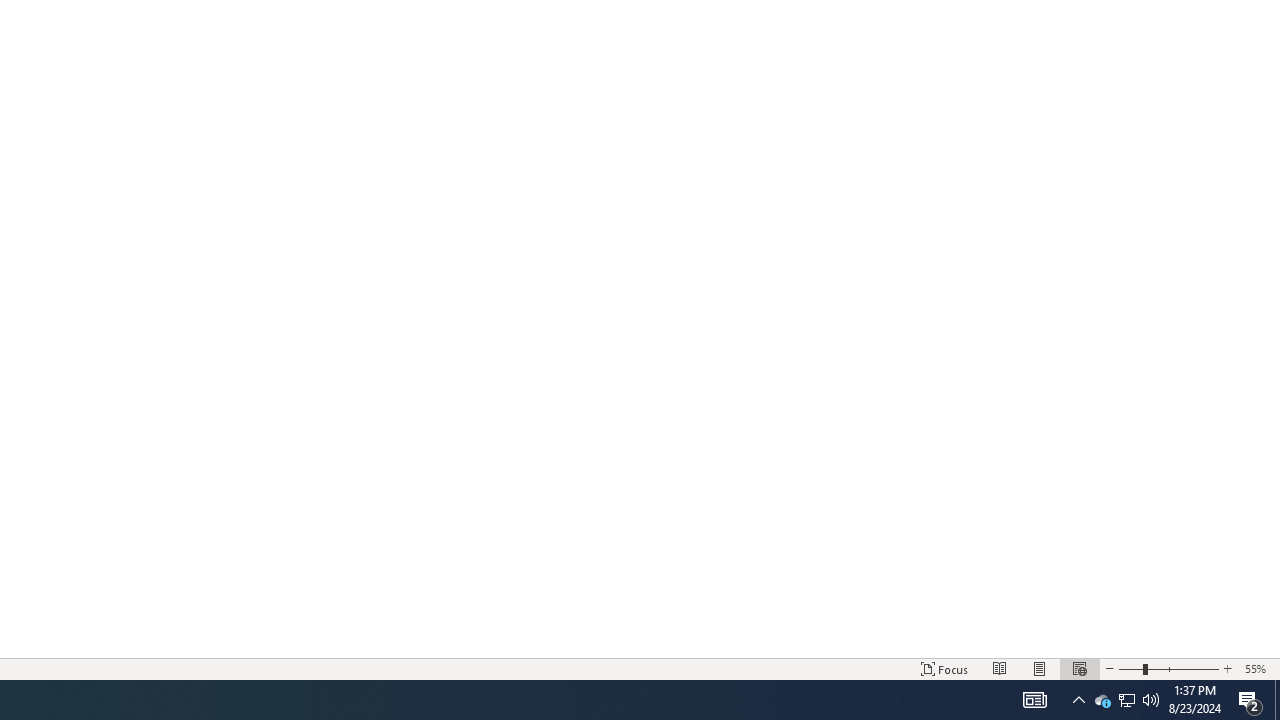 This screenshot has height=720, width=1280. What do you see at coordinates (1000, 669) in the screenshot?
I see `'Read Mode'` at bounding box center [1000, 669].